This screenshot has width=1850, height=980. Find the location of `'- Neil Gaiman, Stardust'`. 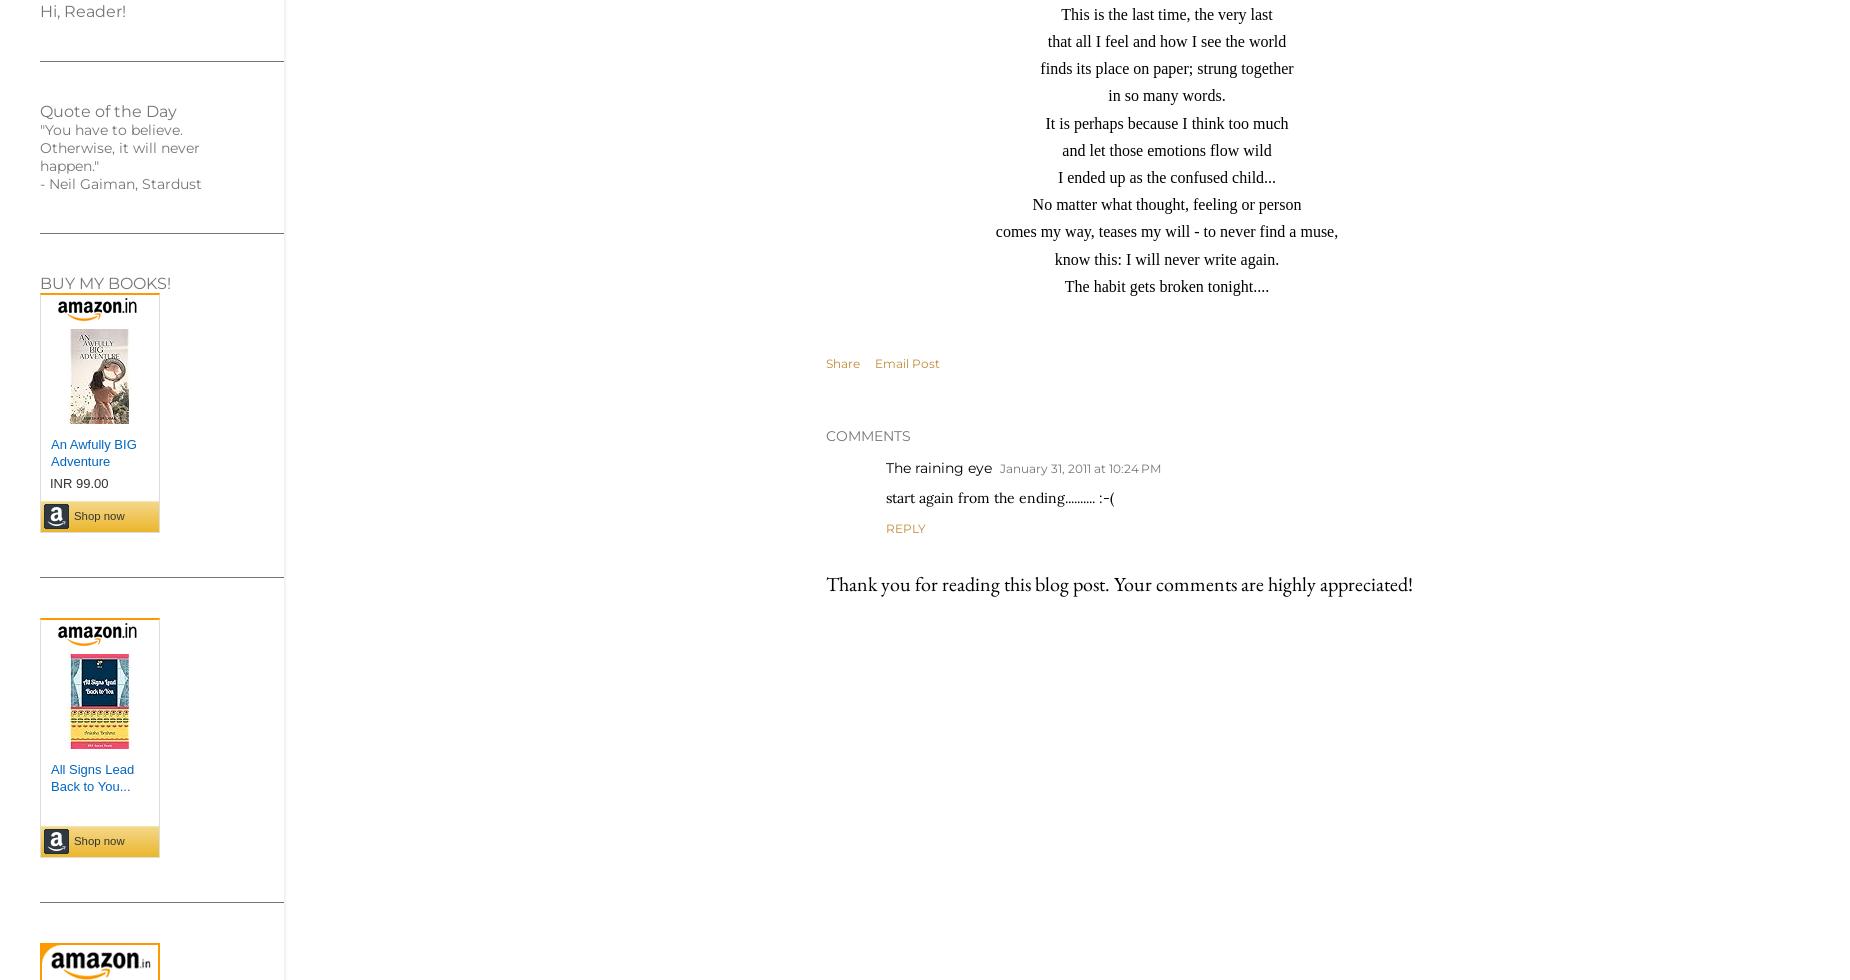

'- Neil Gaiman, Stardust' is located at coordinates (38, 184).